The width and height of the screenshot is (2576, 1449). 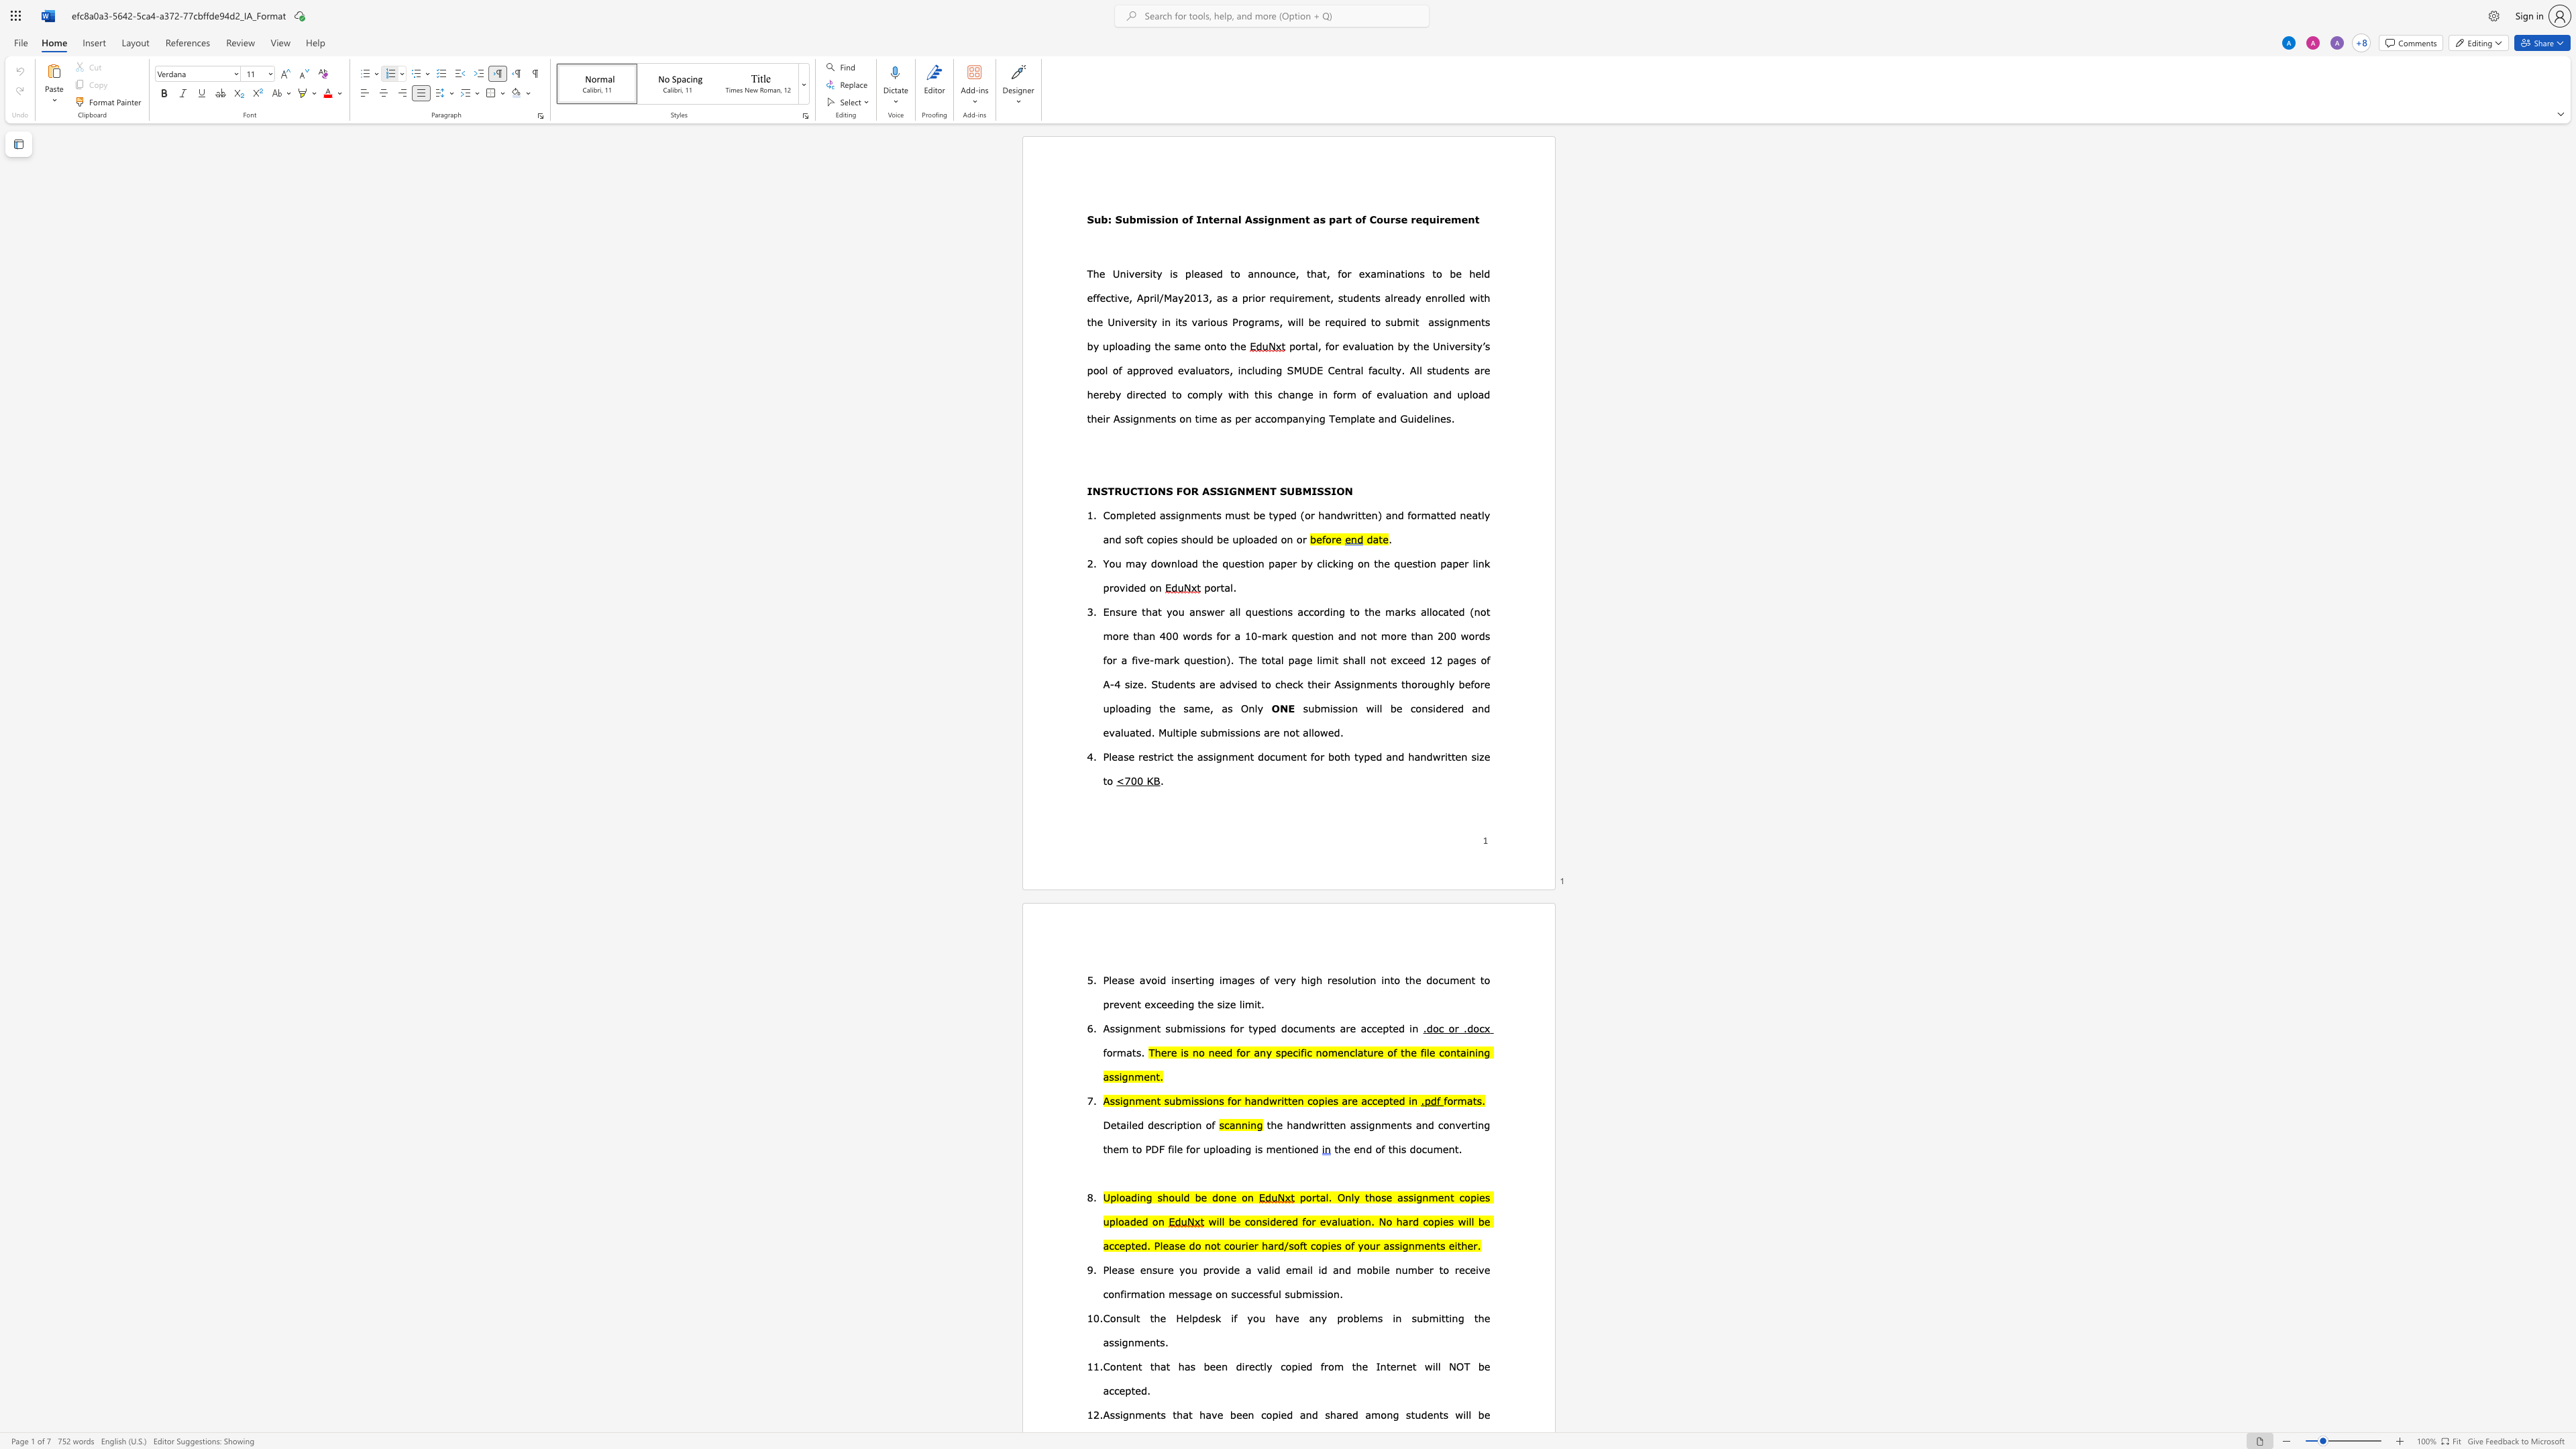 What do you see at coordinates (1222, 1004) in the screenshot?
I see `the space between the continuous character "s" and "i" in the text` at bounding box center [1222, 1004].